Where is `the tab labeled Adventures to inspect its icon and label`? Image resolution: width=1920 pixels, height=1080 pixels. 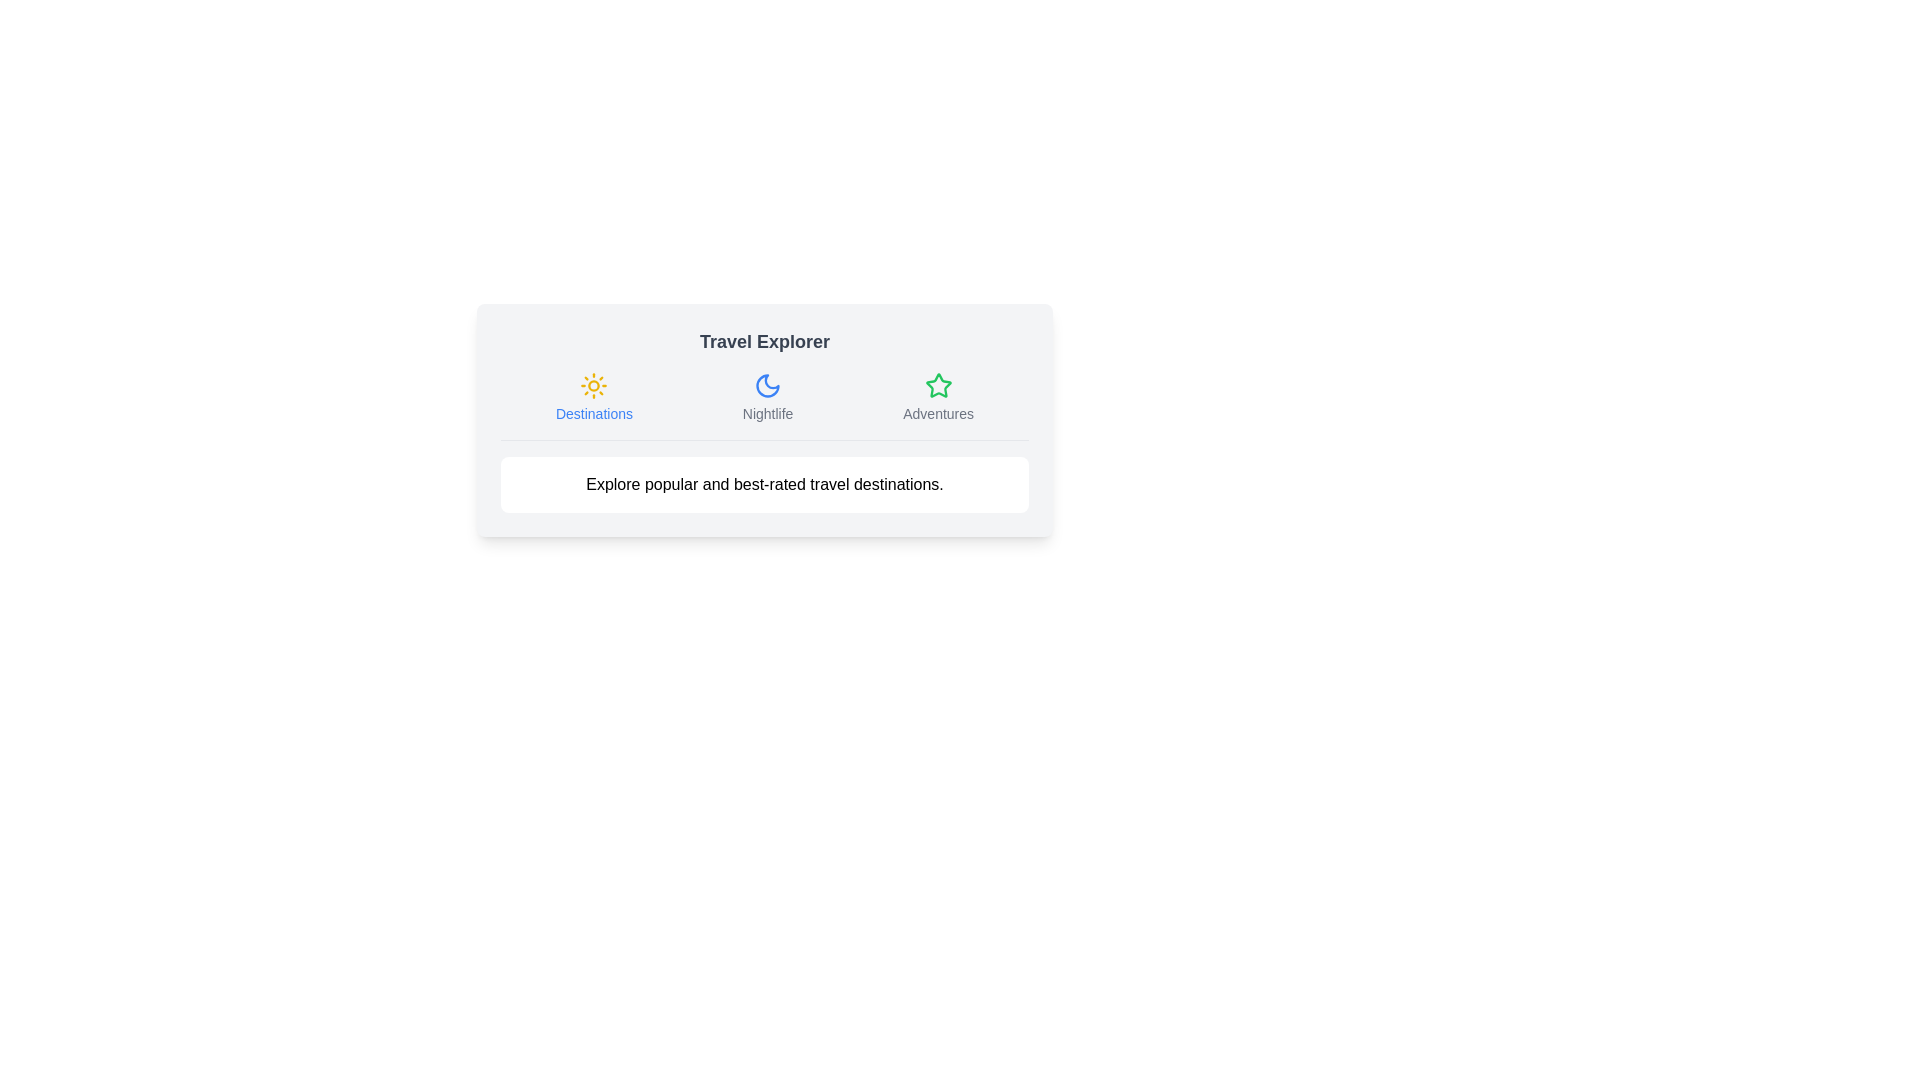 the tab labeled Adventures to inspect its icon and label is located at coordinates (936, 397).